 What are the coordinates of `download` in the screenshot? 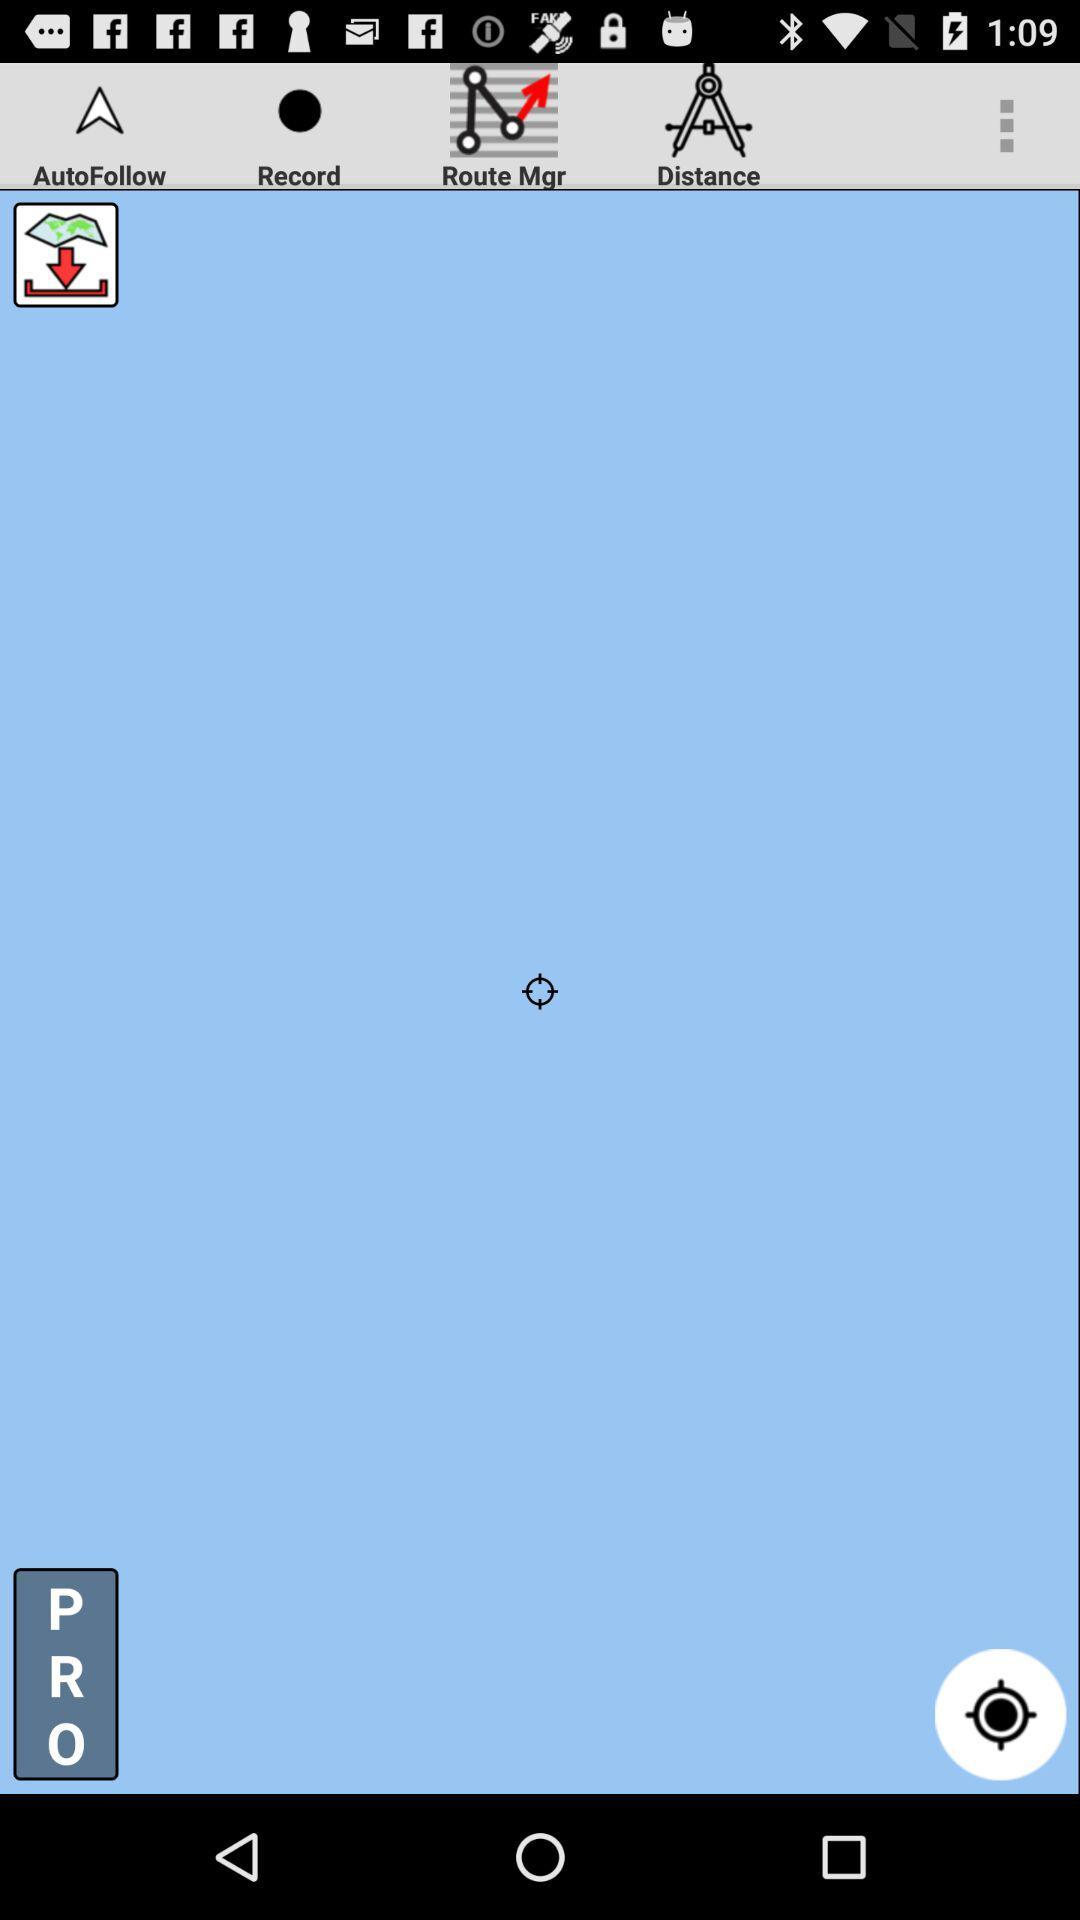 It's located at (64, 253).